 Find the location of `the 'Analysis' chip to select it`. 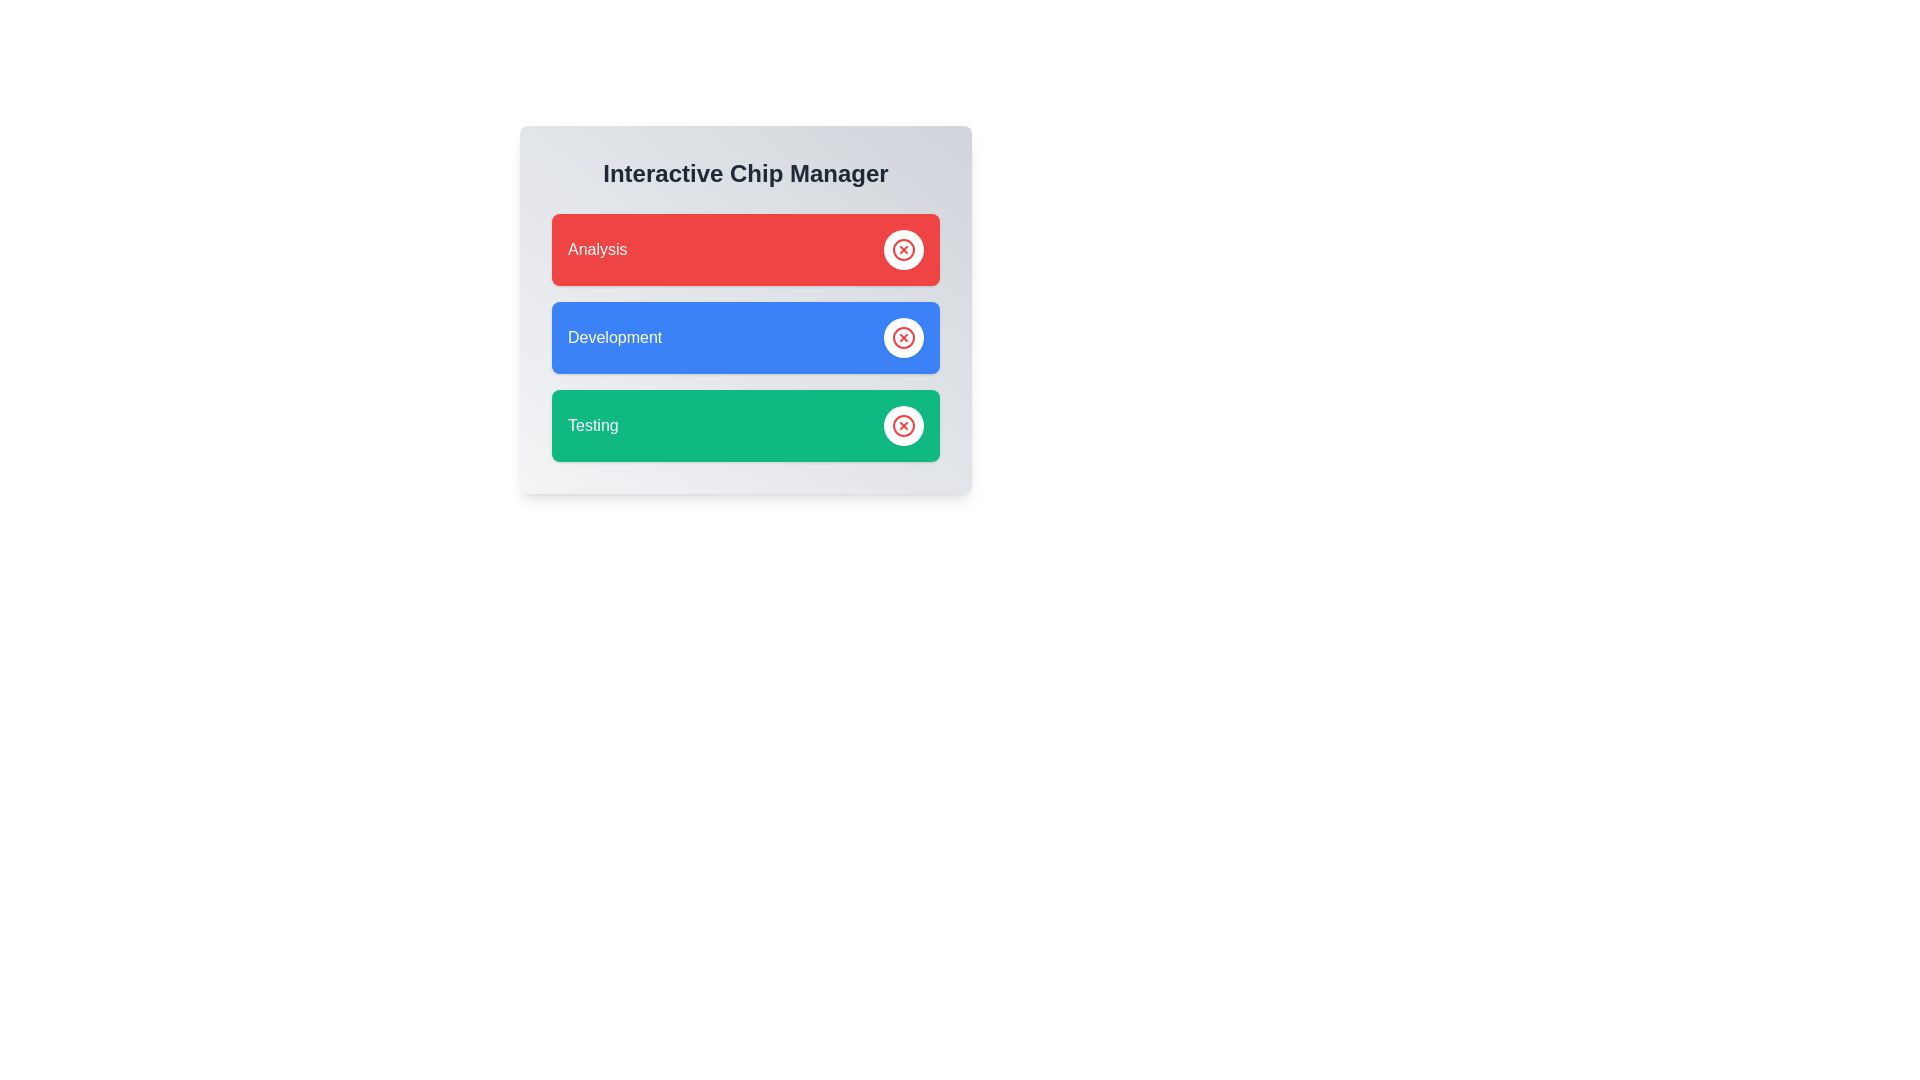

the 'Analysis' chip to select it is located at coordinates (744, 249).